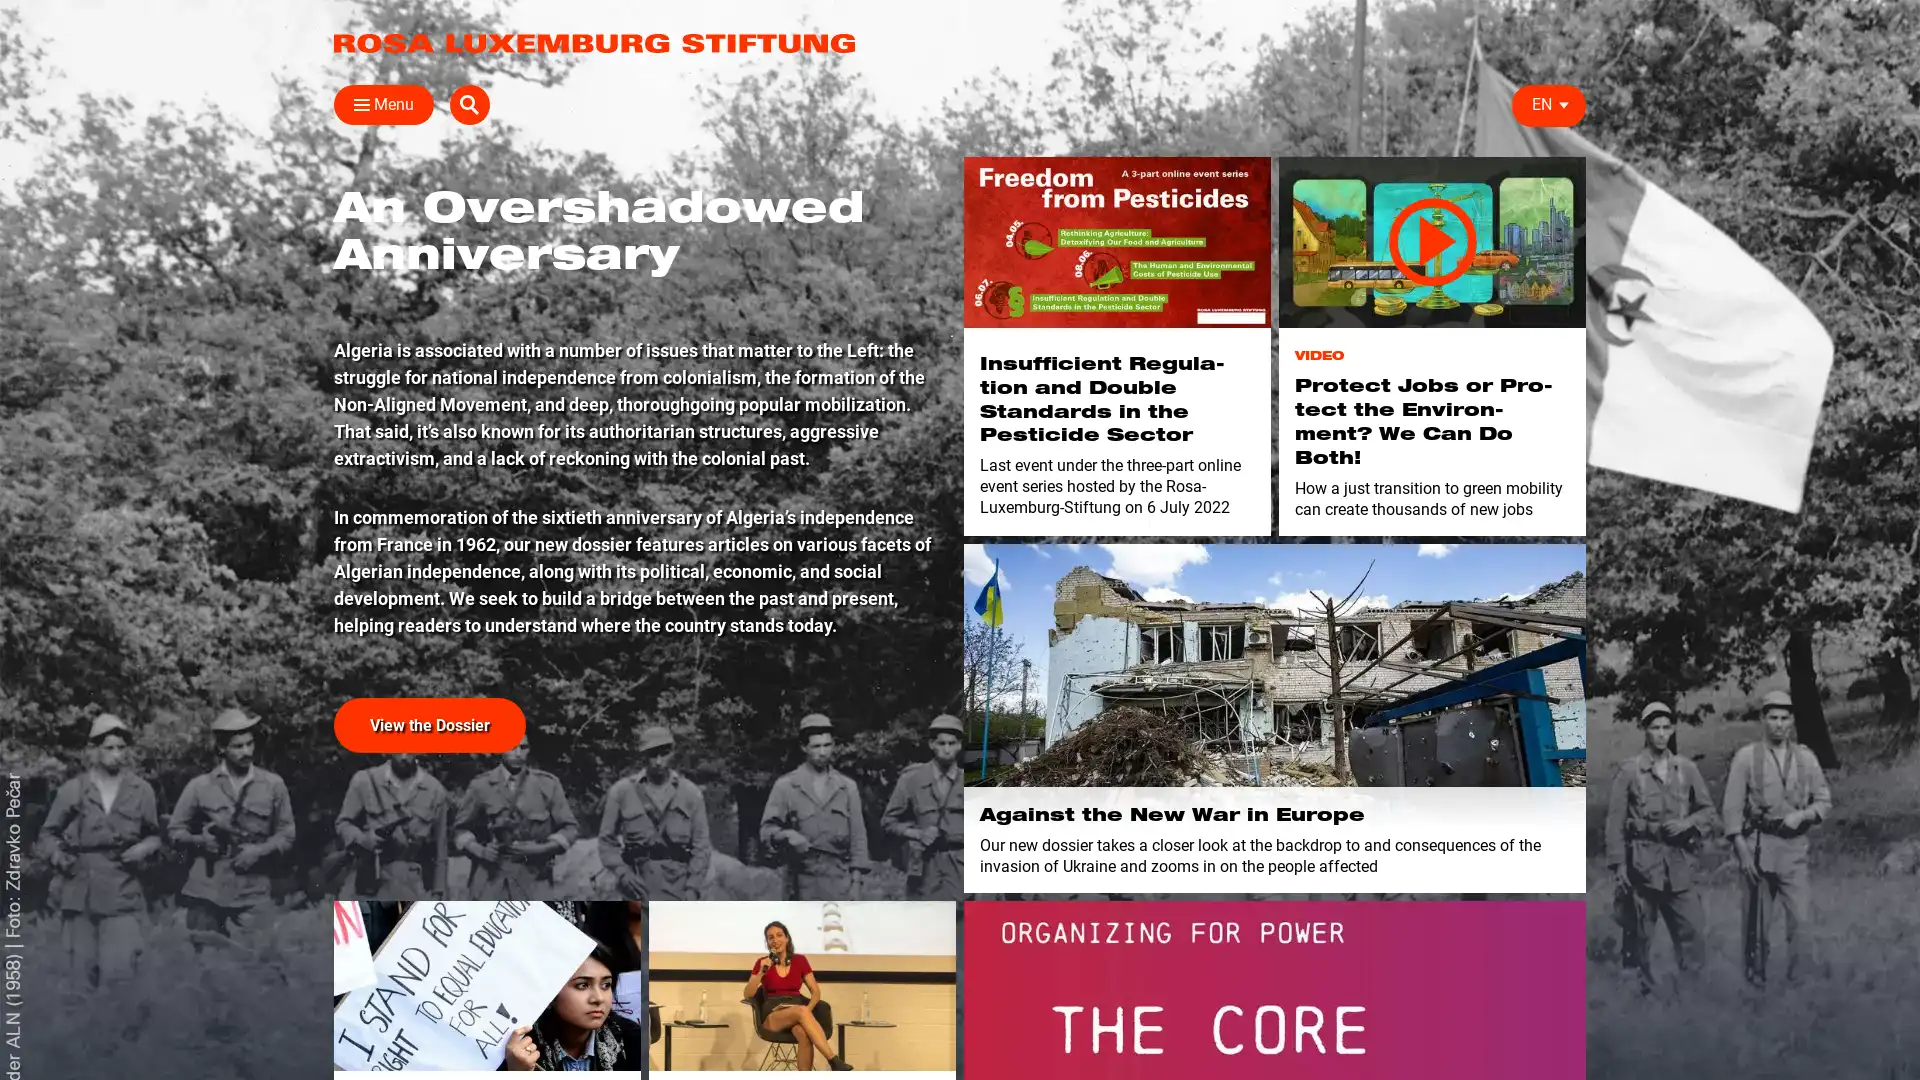  I want to click on Close, so click(354, 104).